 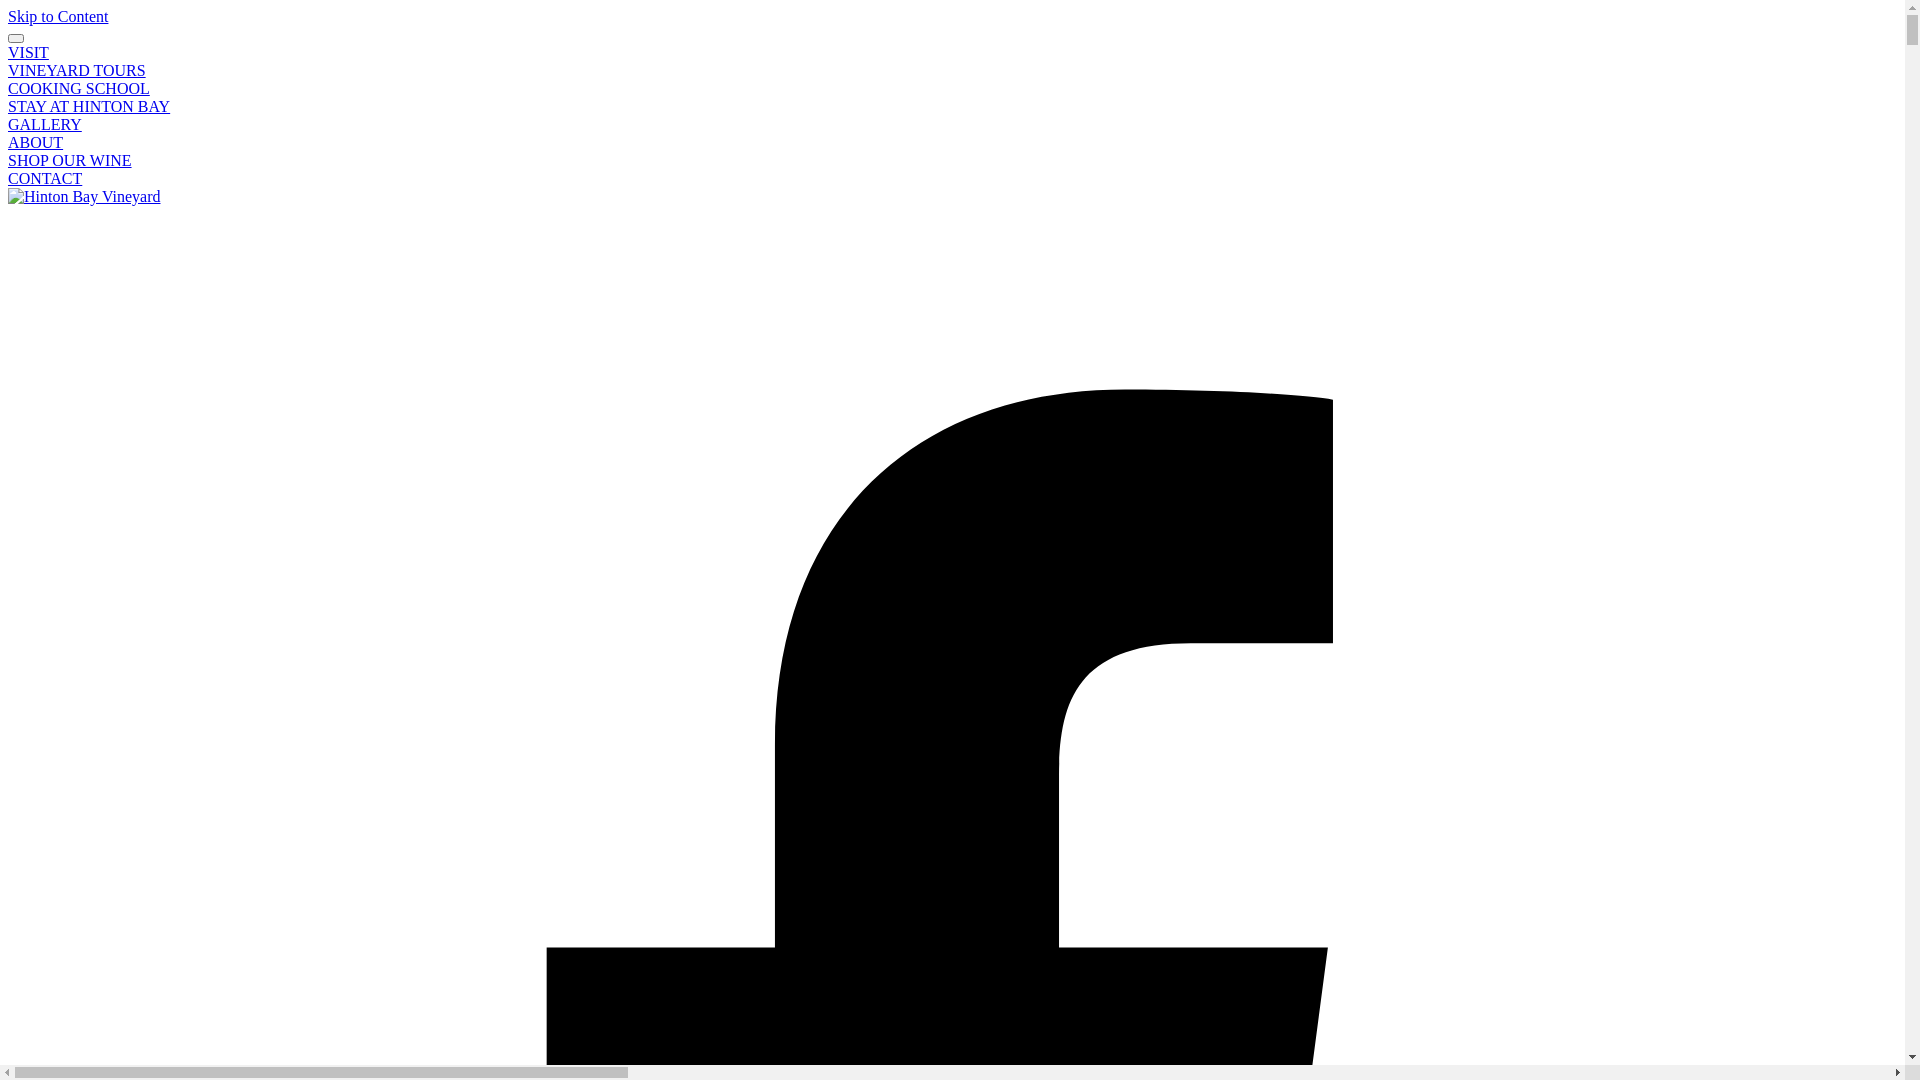 What do you see at coordinates (70, 159) in the screenshot?
I see `'SHOP OUR WINE'` at bounding box center [70, 159].